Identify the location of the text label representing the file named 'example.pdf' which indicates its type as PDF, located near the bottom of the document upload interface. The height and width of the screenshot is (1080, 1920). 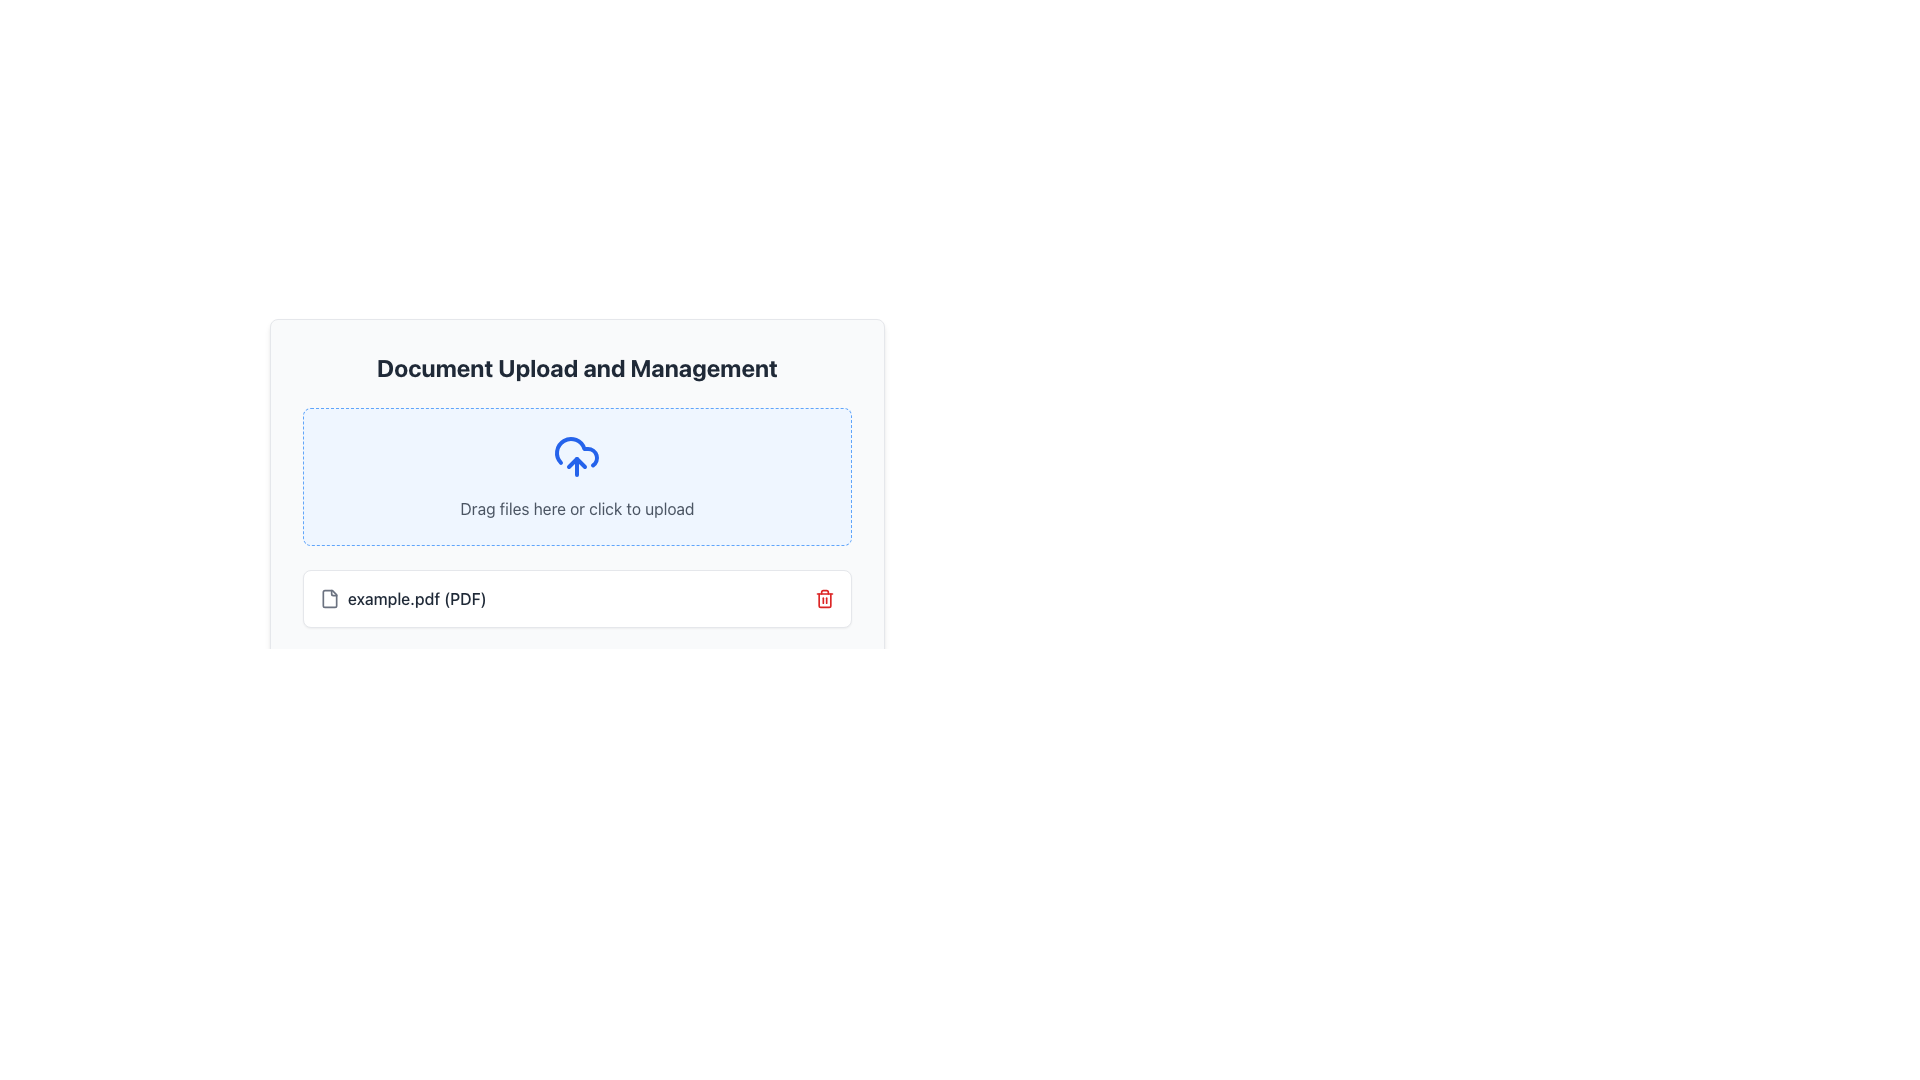
(416, 597).